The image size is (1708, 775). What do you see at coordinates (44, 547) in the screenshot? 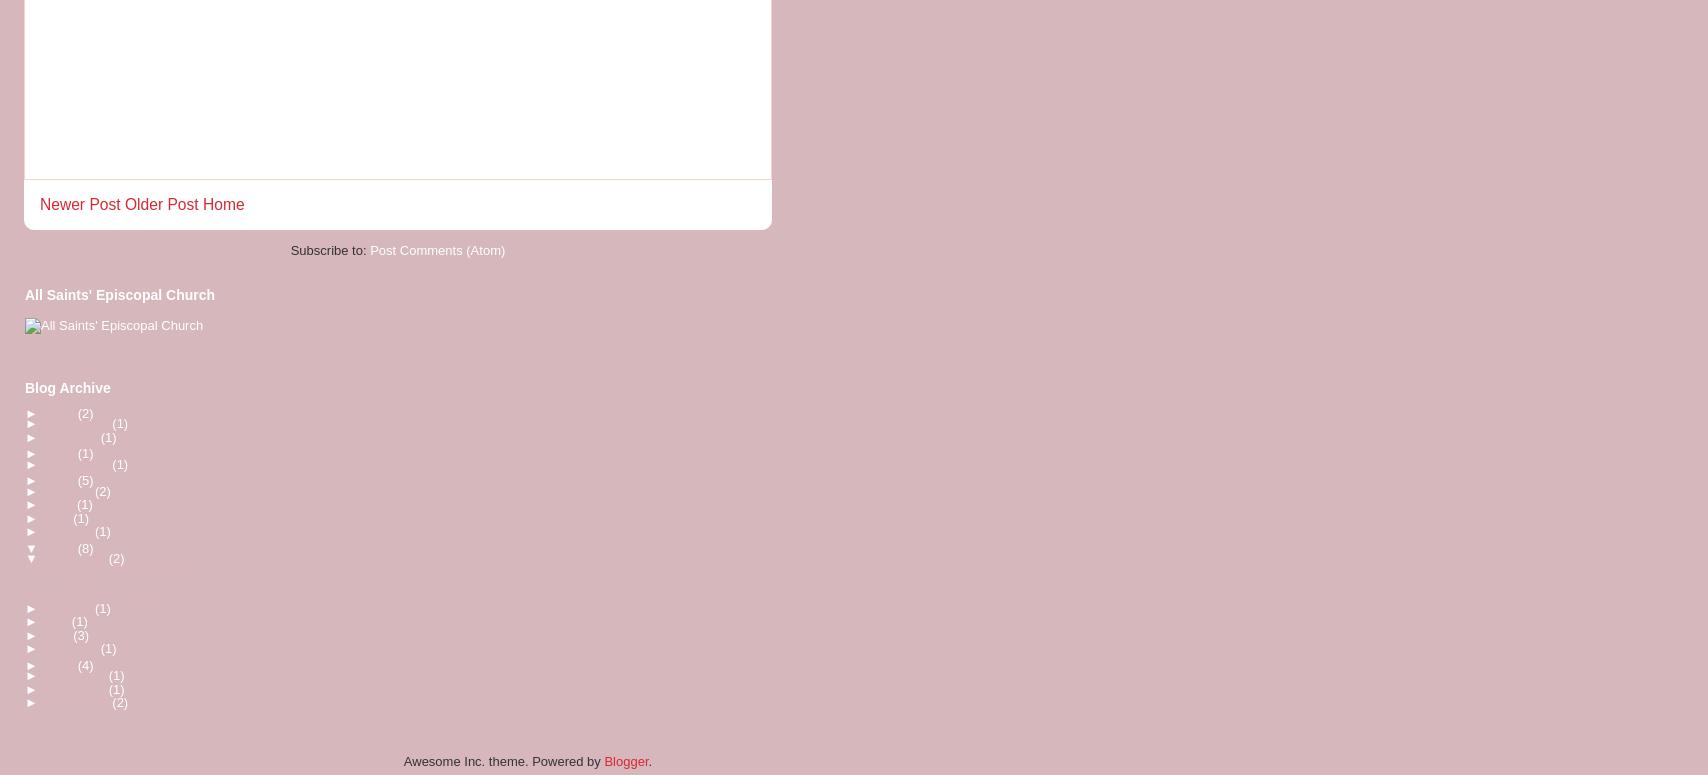
I see `'2014'` at bounding box center [44, 547].